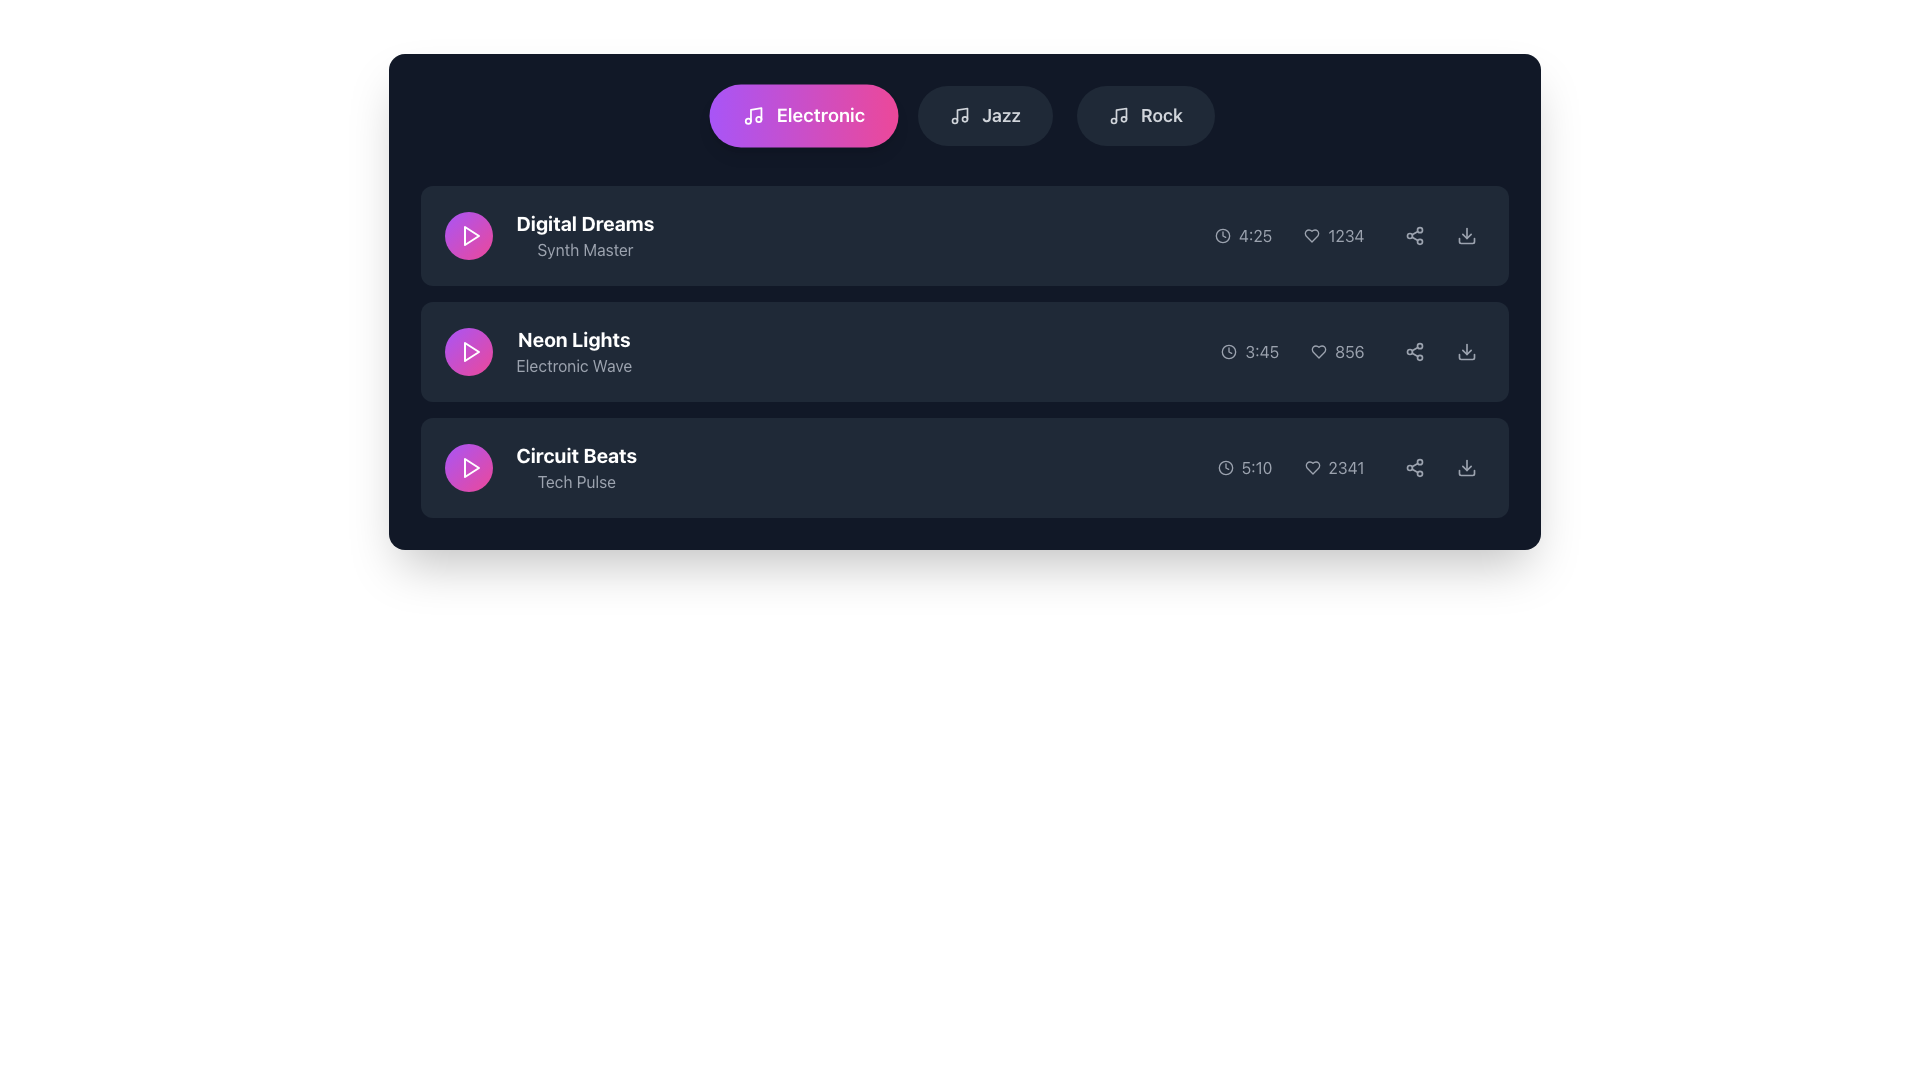  What do you see at coordinates (1228, 350) in the screenshot?
I see `the SVG Circle element that is part of the clock icon, located adjacent to the text '3:45' under the 'Neon Lights' track entry` at bounding box center [1228, 350].